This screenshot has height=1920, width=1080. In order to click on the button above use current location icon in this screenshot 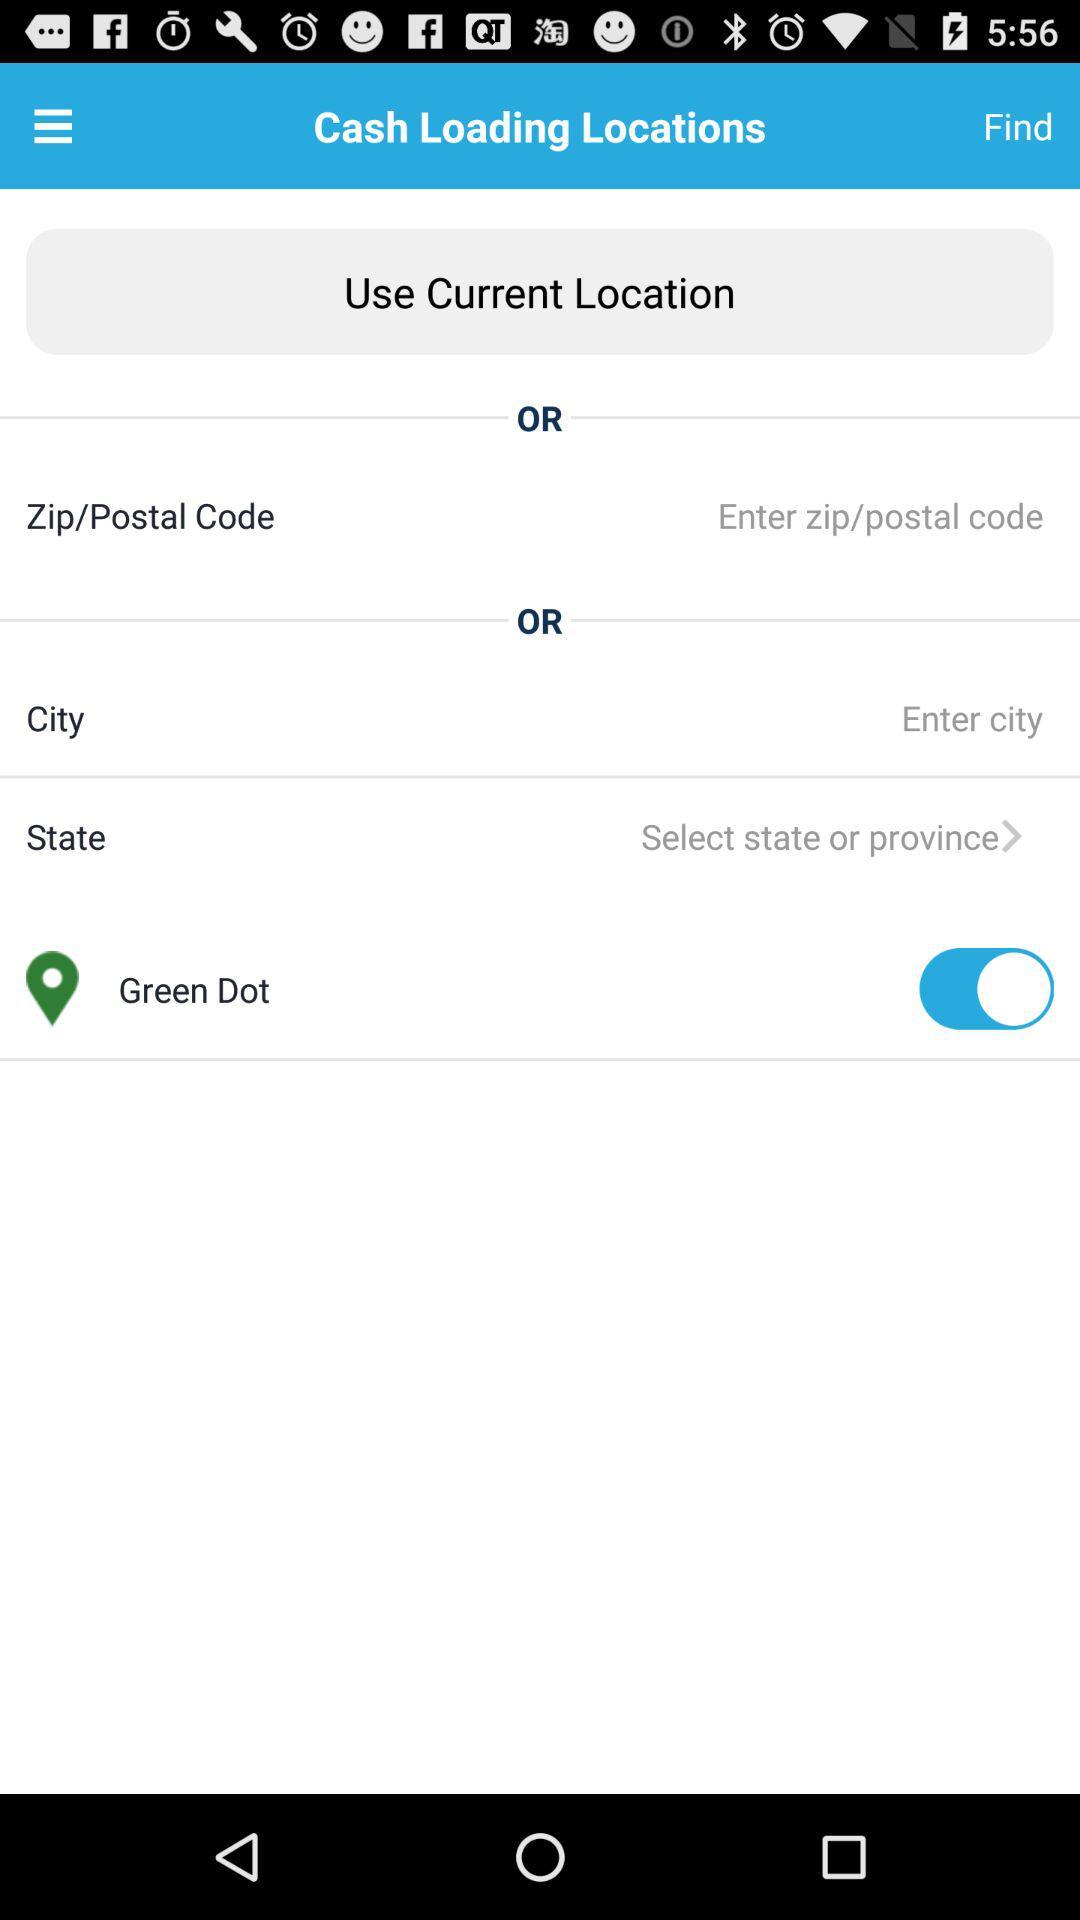, I will do `click(968, 124)`.